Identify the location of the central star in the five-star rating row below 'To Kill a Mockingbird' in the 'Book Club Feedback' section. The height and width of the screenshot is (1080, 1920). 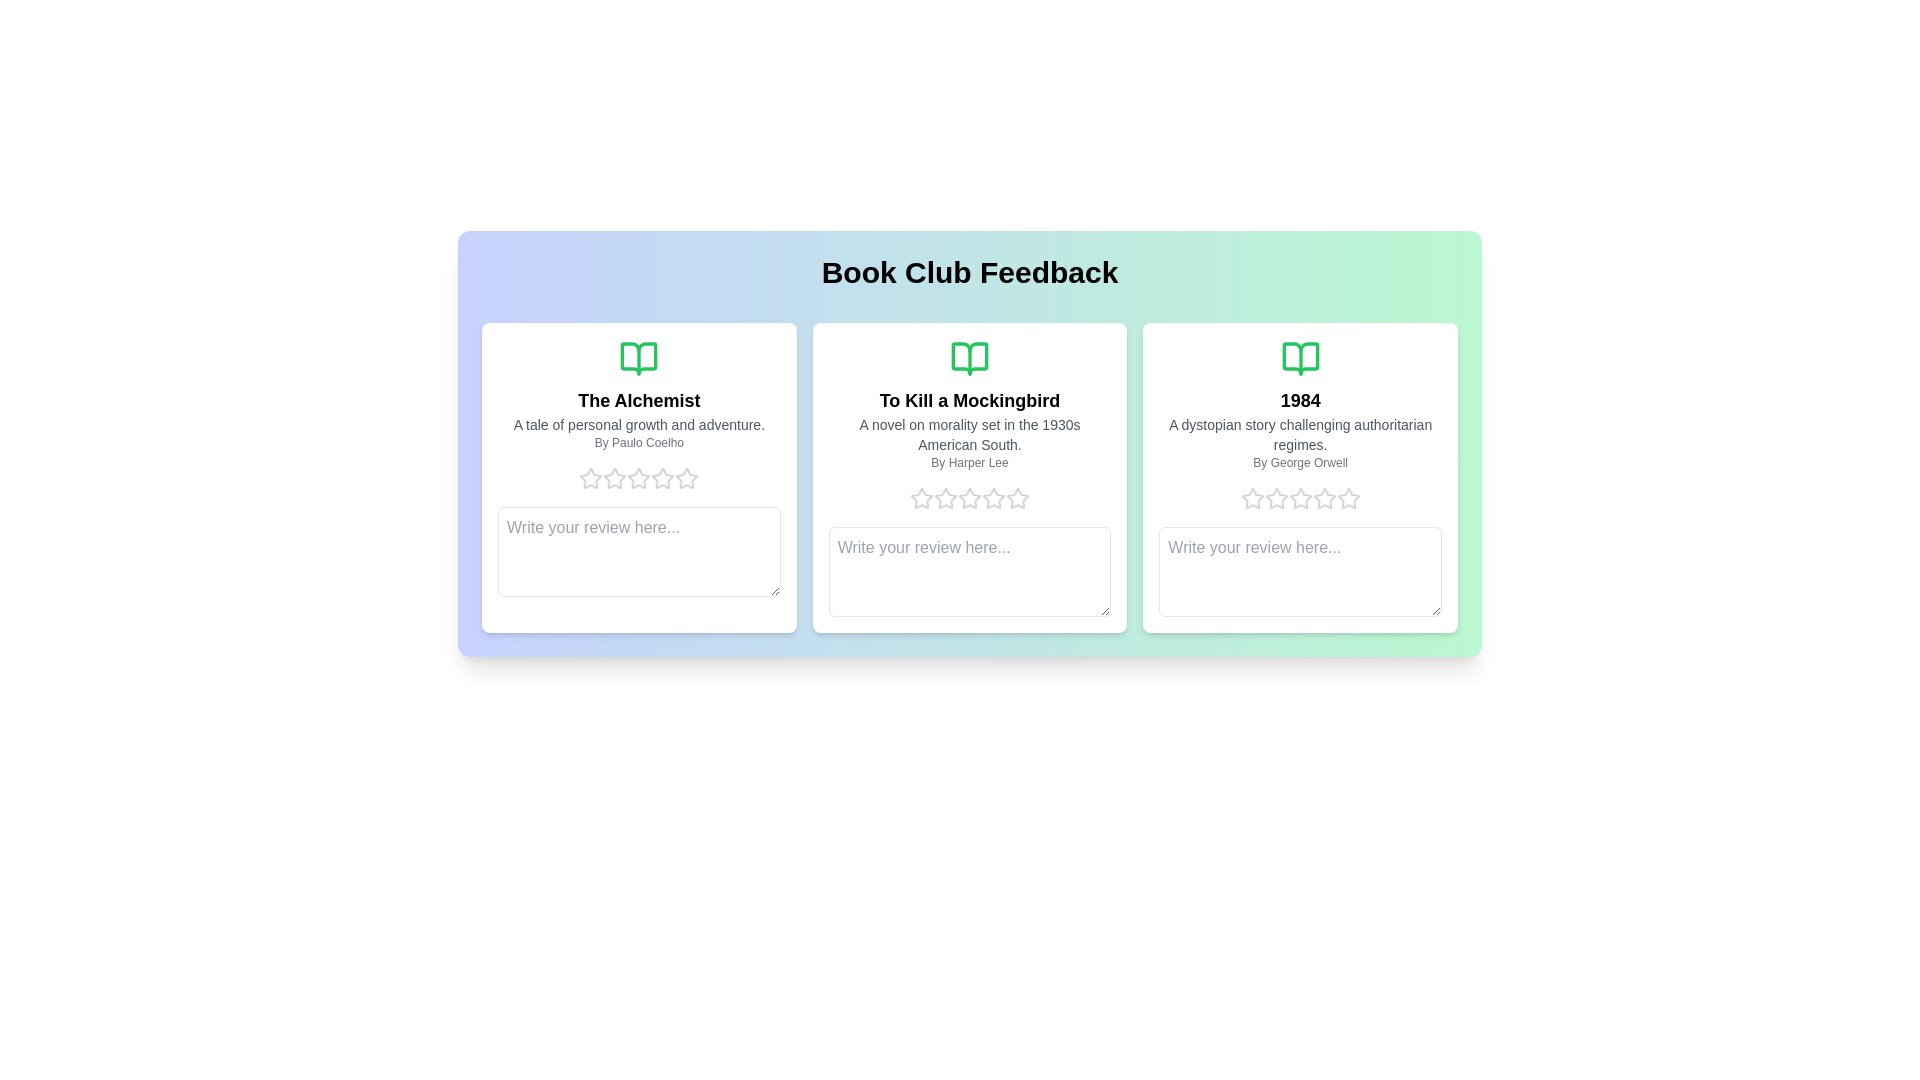
(993, 497).